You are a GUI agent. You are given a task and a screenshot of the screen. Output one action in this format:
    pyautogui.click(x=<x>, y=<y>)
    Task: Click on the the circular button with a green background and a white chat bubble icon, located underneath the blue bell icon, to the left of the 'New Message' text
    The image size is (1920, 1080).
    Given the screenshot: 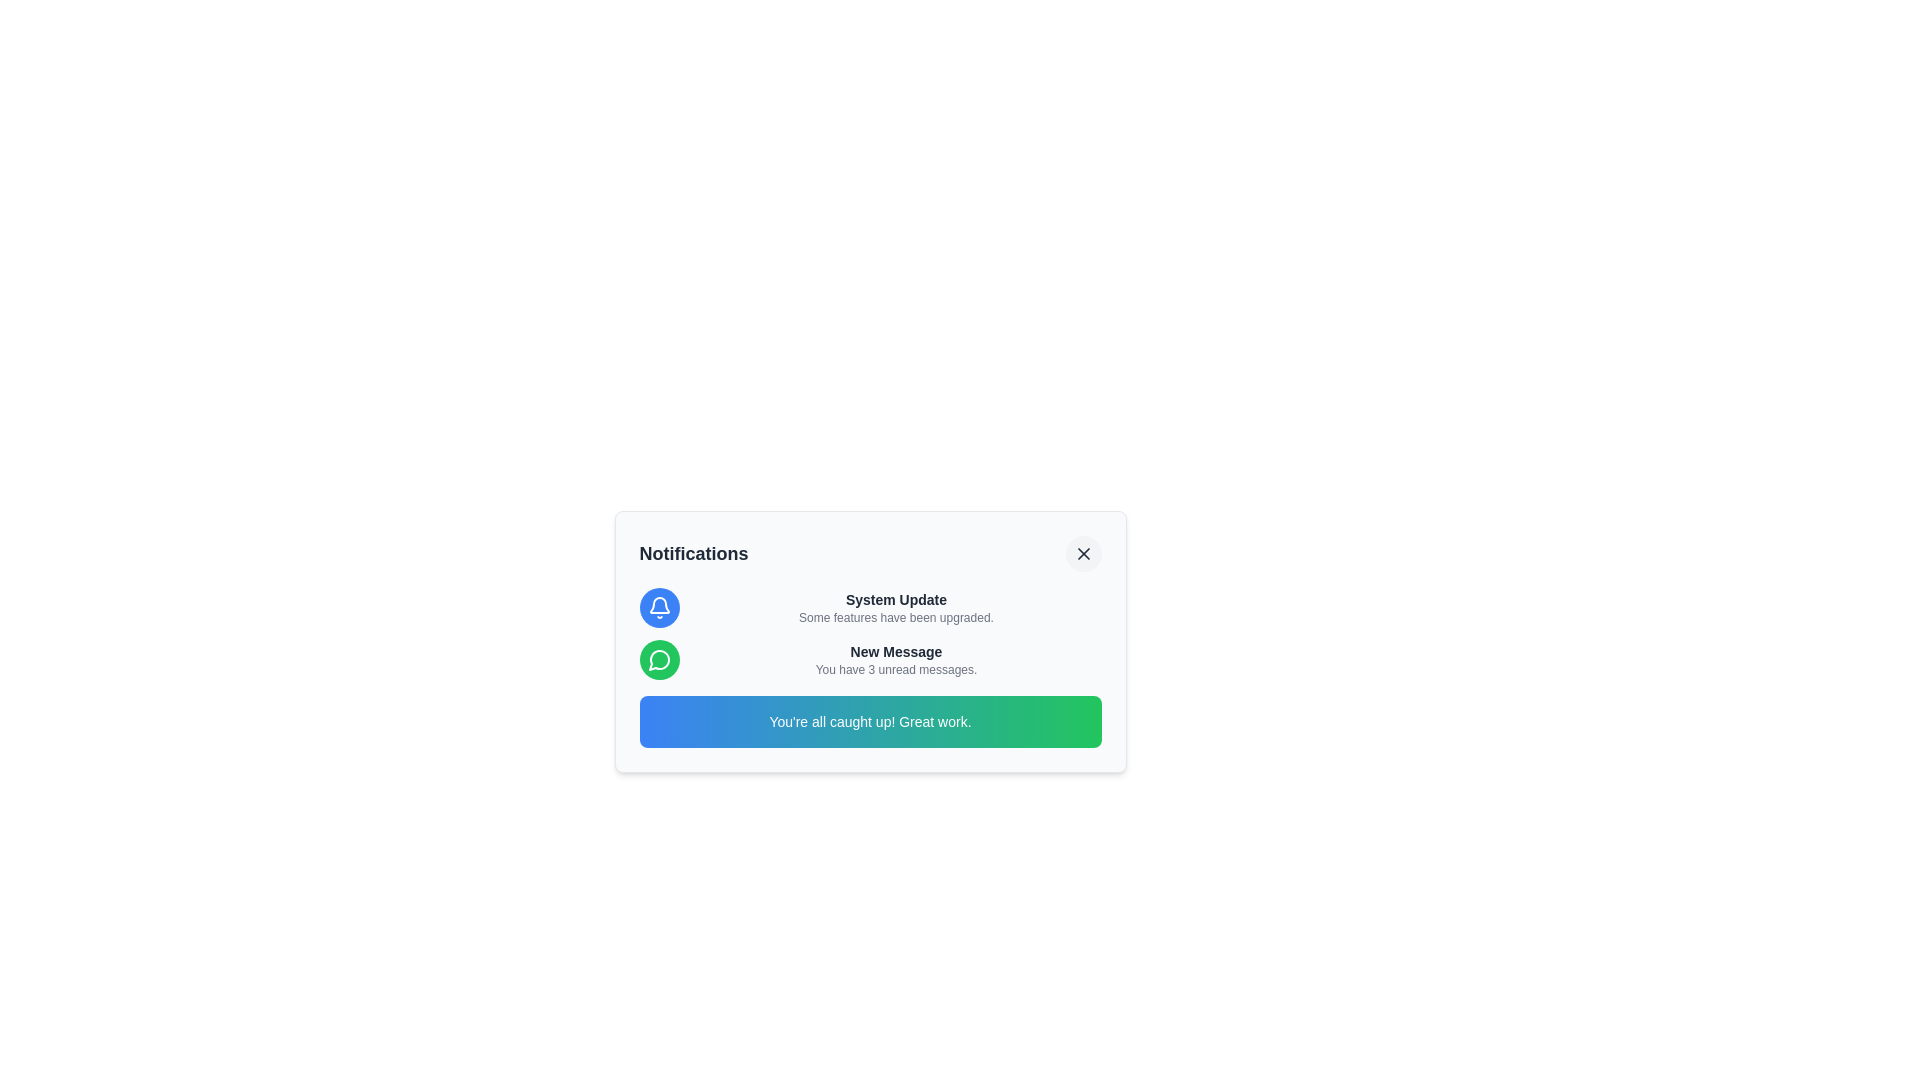 What is the action you would take?
    pyautogui.click(x=659, y=659)
    